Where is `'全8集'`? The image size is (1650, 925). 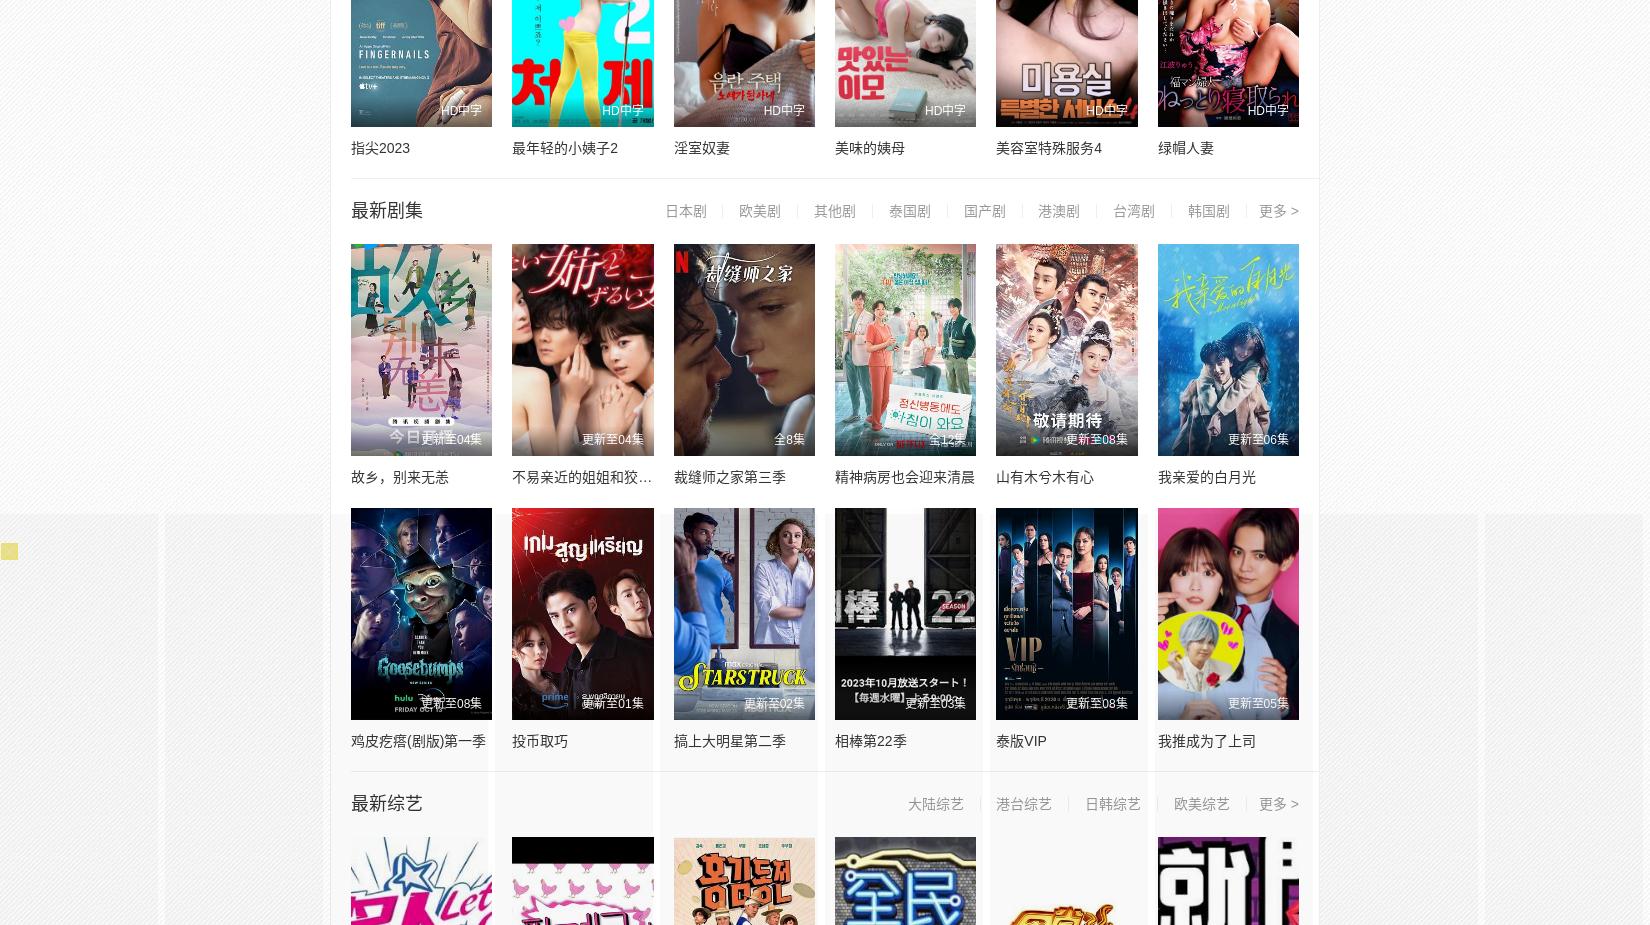
'全8集' is located at coordinates (788, 438).